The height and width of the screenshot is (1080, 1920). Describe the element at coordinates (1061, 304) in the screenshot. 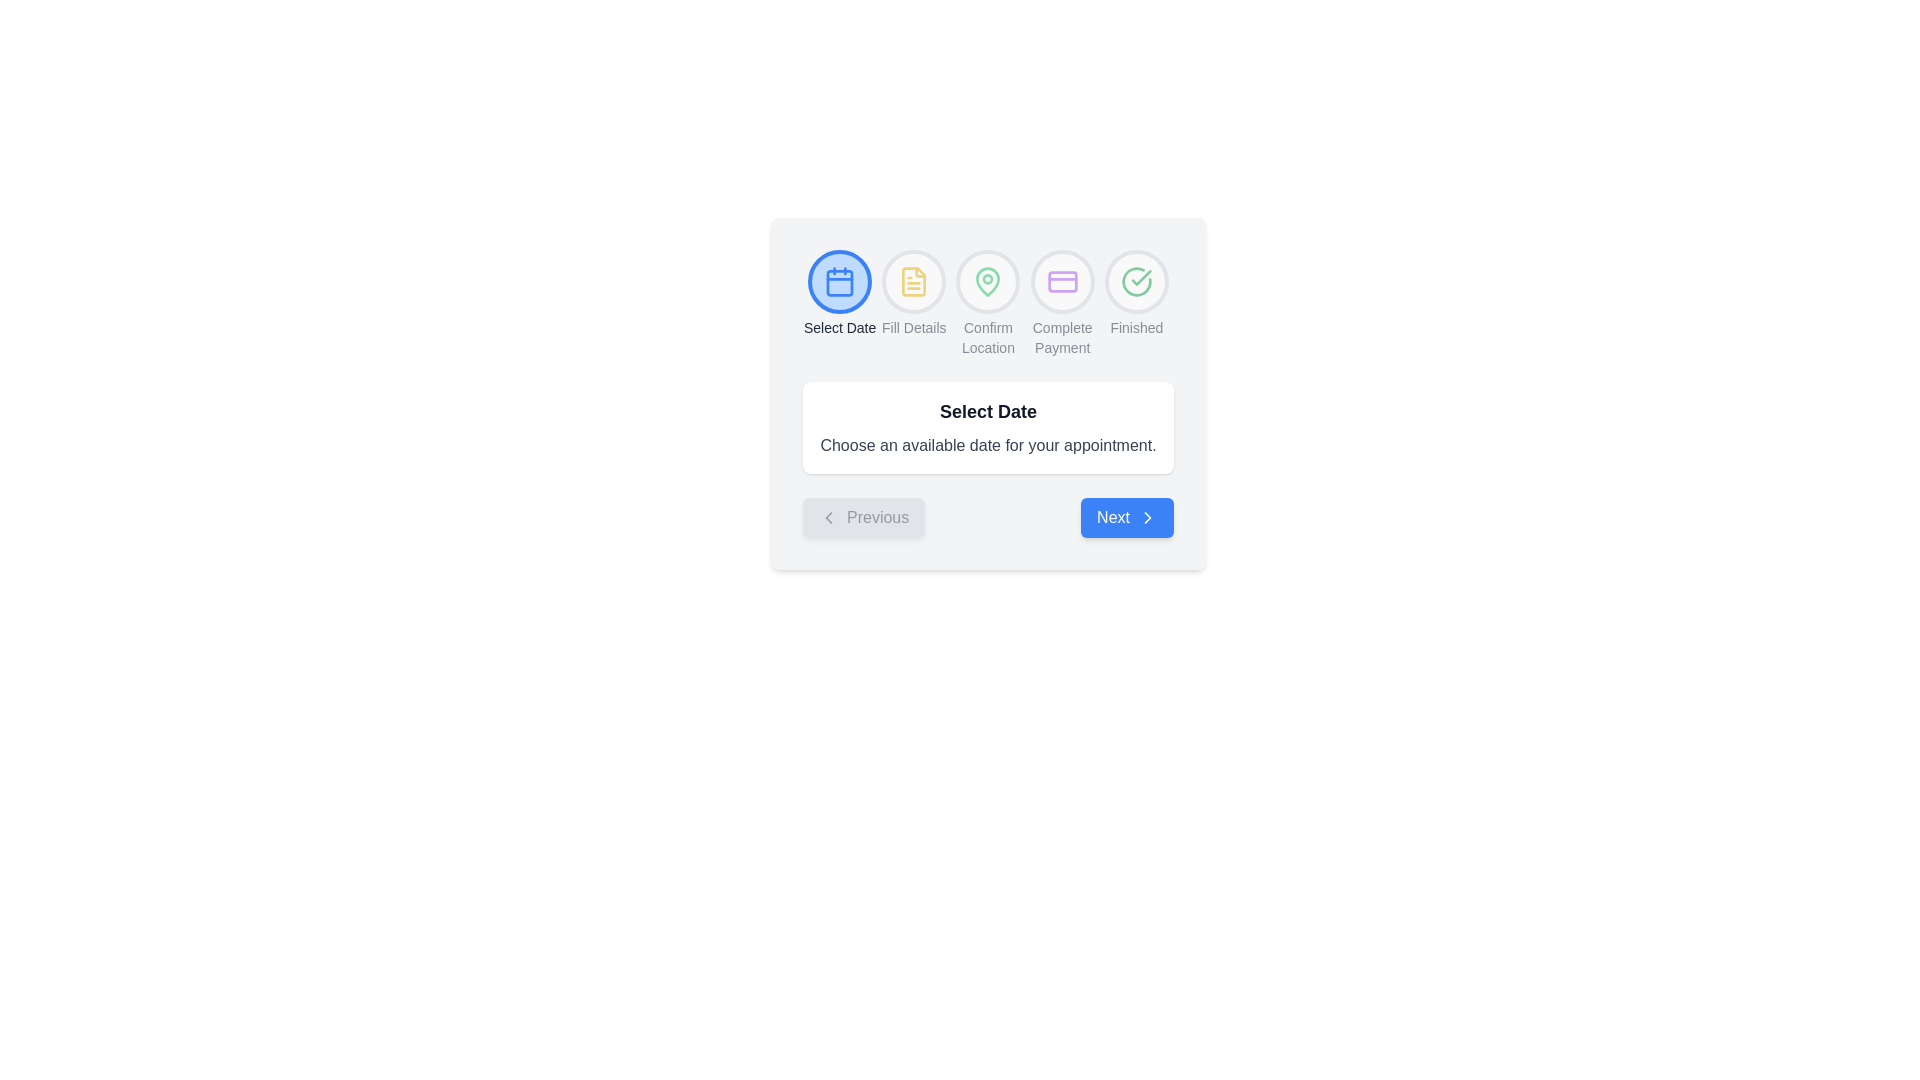

I see `the Progress step indicator labeled 'Complete Payment', which is the fourth step in a multi-step process` at that location.